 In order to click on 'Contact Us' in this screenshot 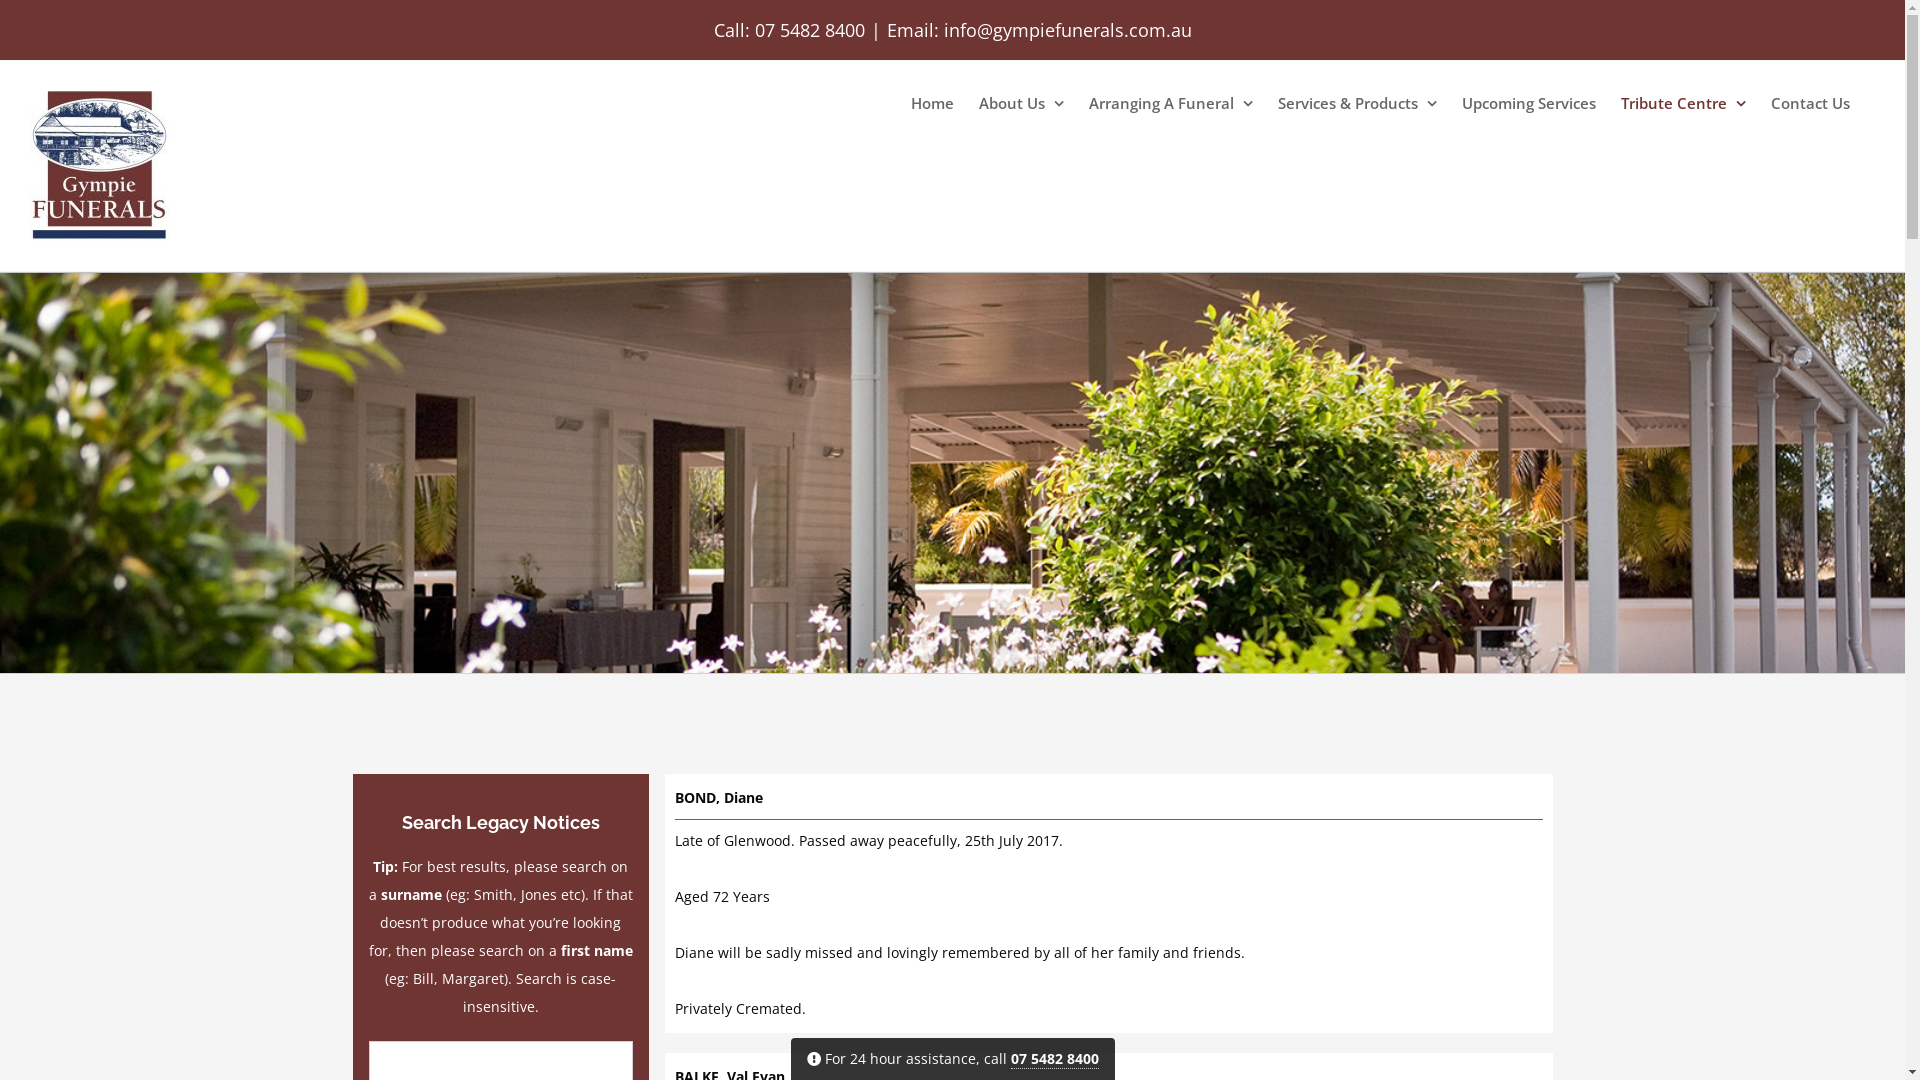, I will do `click(1810, 103)`.